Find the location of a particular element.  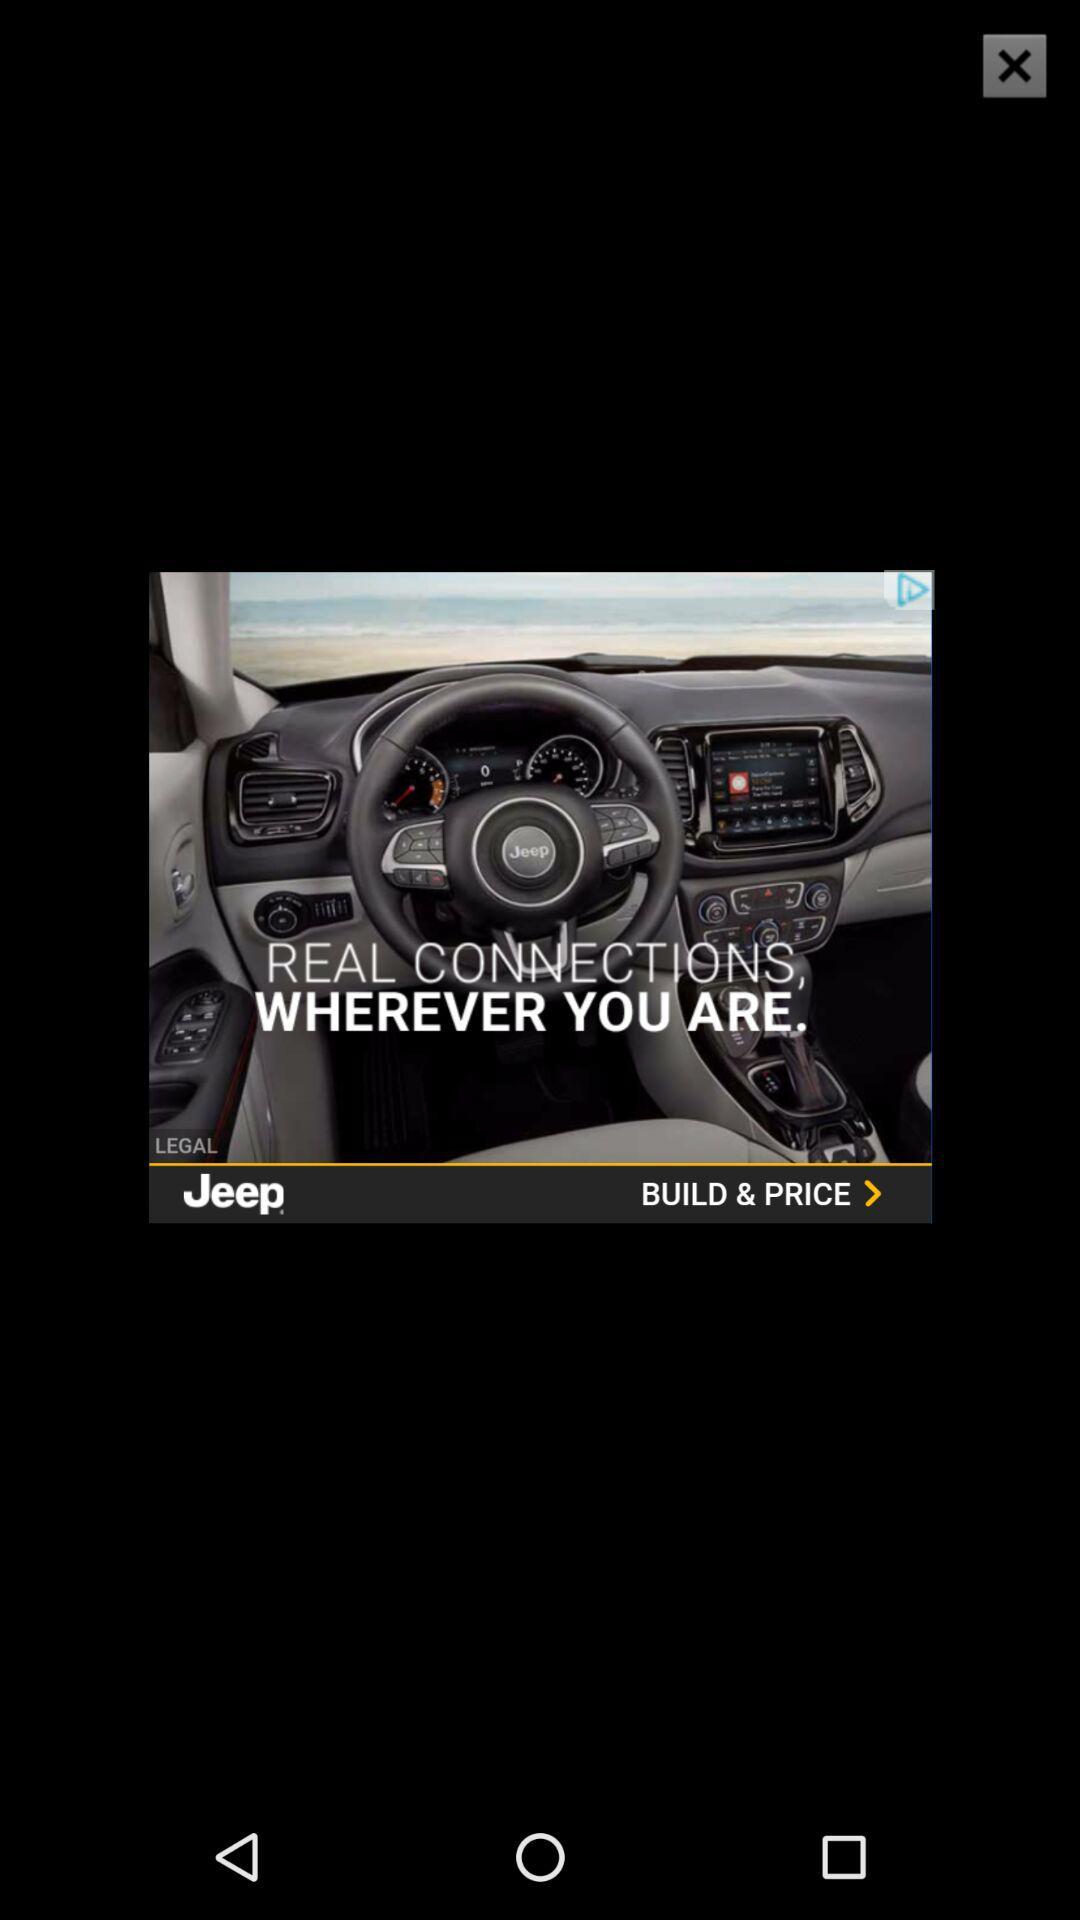

the icon at the top right corner is located at coordinates (1014, 65).